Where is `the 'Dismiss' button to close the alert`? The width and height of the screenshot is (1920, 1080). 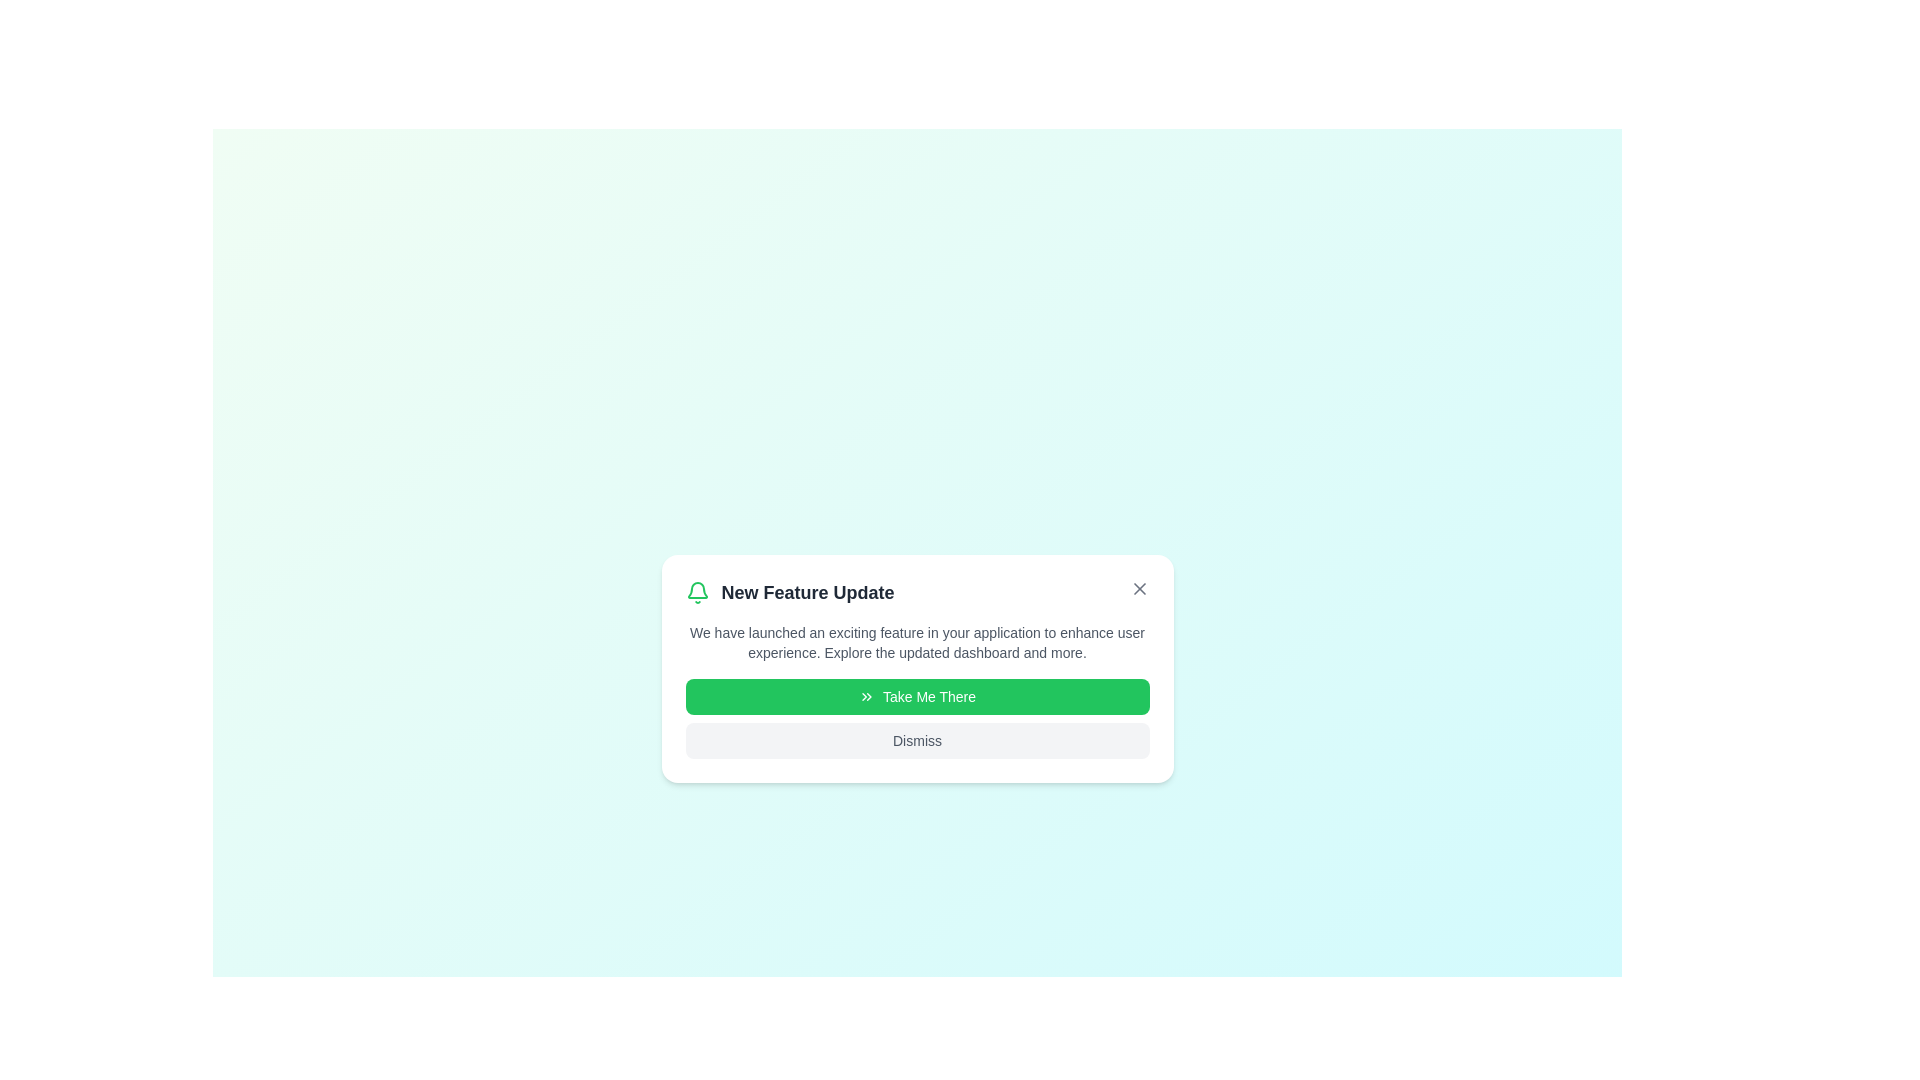 the 'Dismiss' button to close the alert is located at coordinates (916, 740).